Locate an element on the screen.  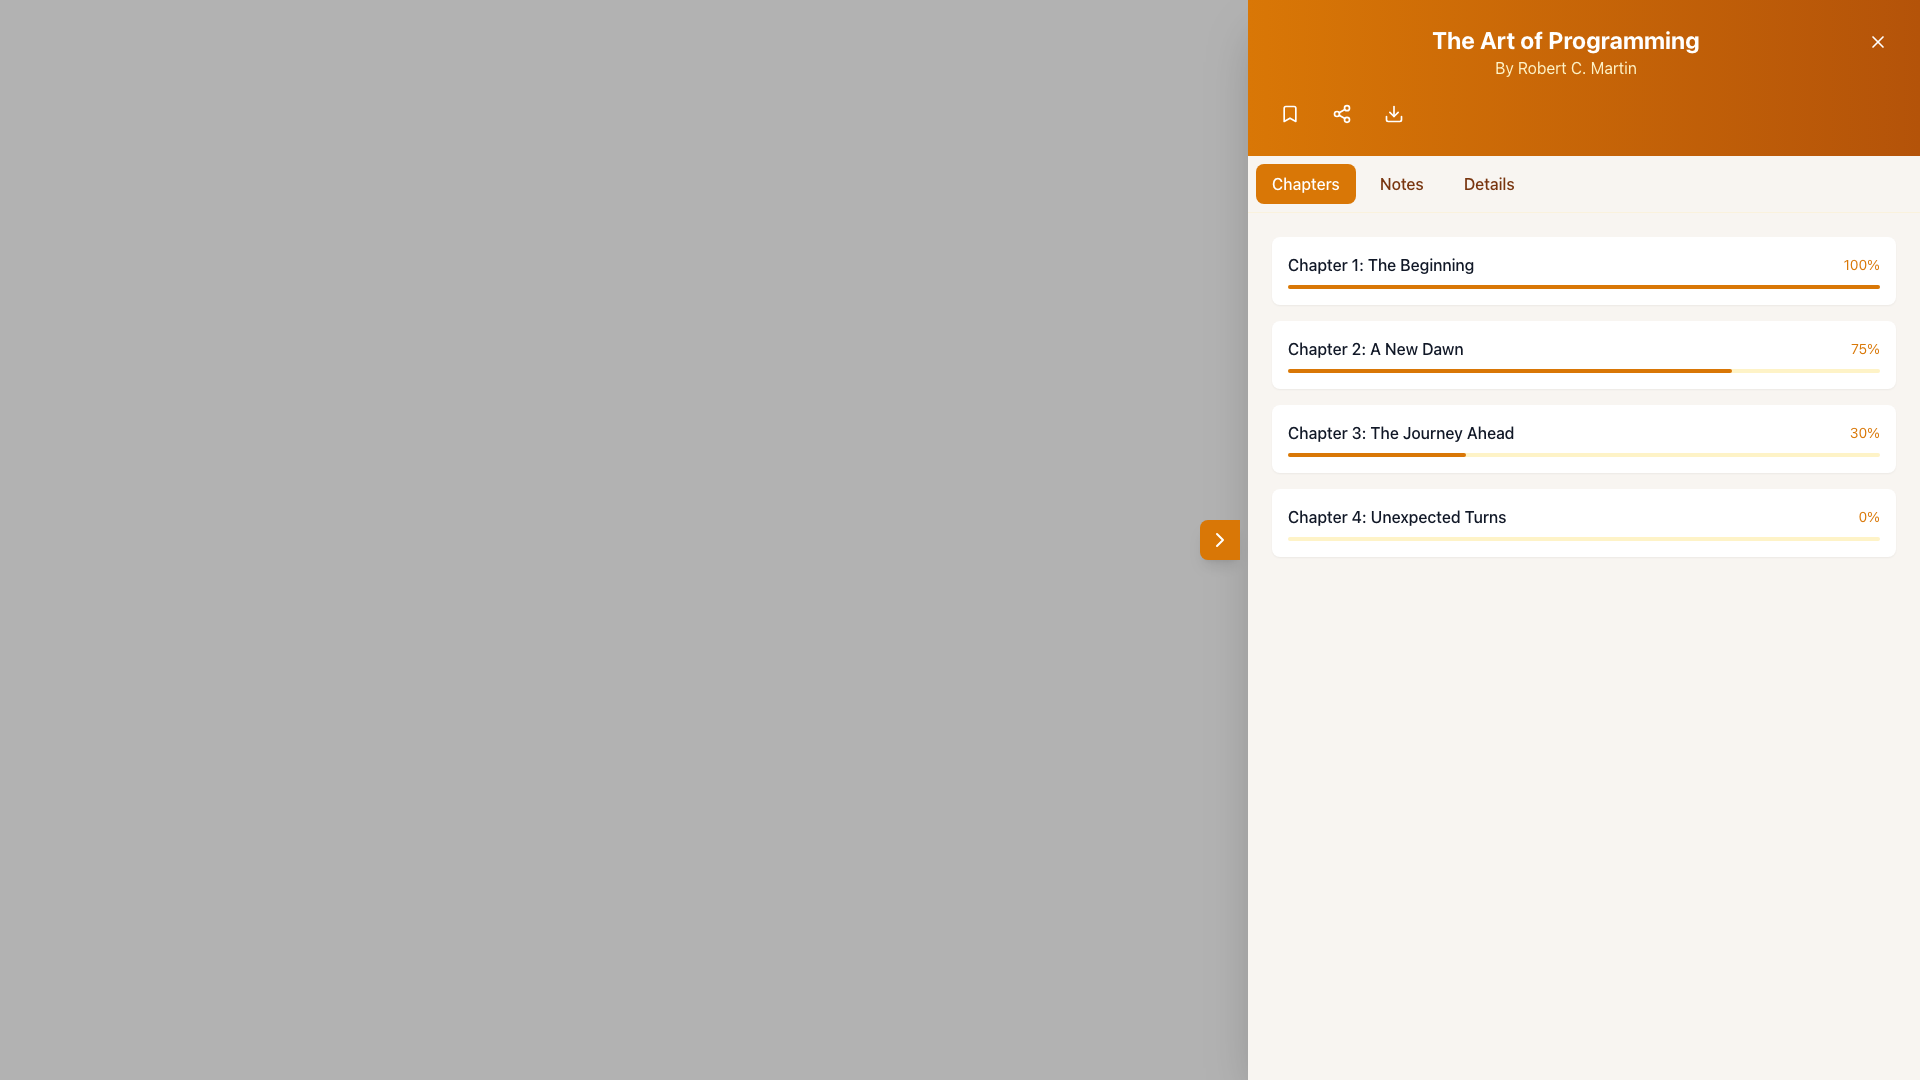
the text label displaying '0%' which is styled with an amber color and positioned at the far right of the chapter title 'Chapter 4: Unexpected Turns' is located at coordinates (1868, 515).